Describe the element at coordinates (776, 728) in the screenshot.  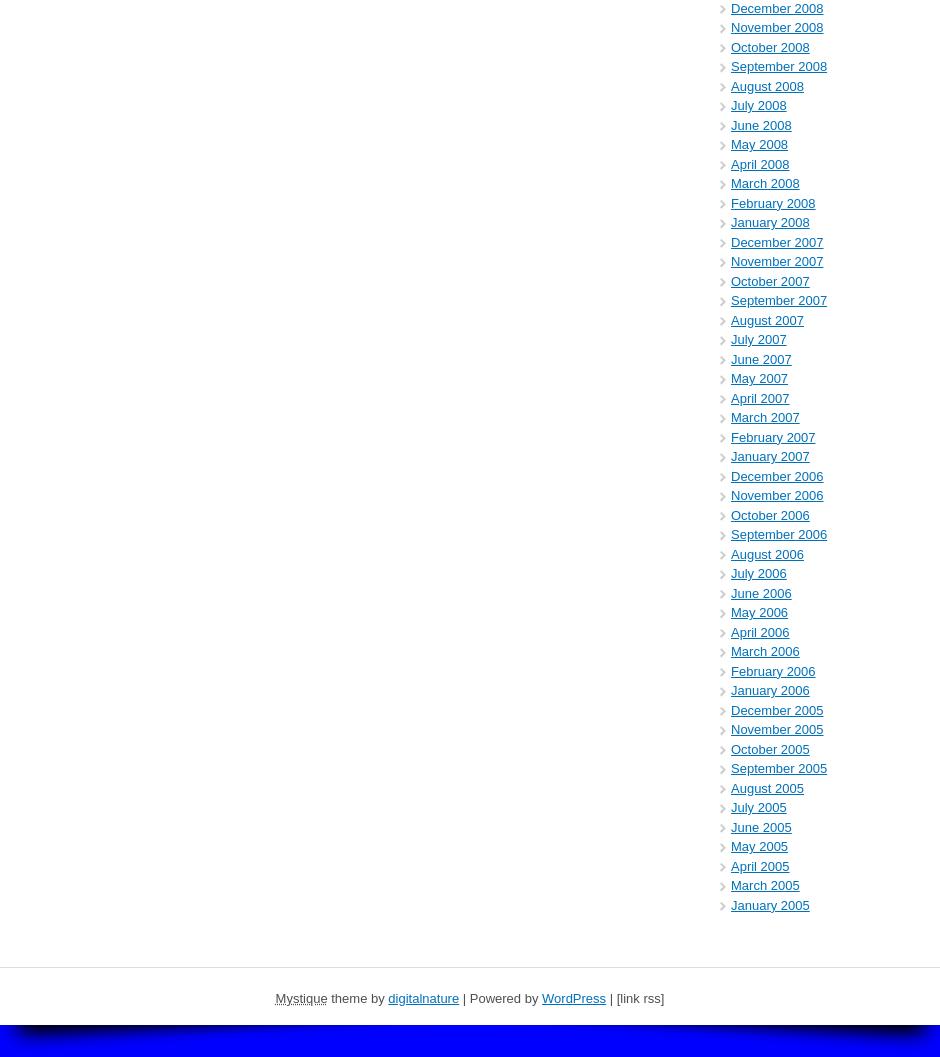
I see `'November 2005'` at that location.